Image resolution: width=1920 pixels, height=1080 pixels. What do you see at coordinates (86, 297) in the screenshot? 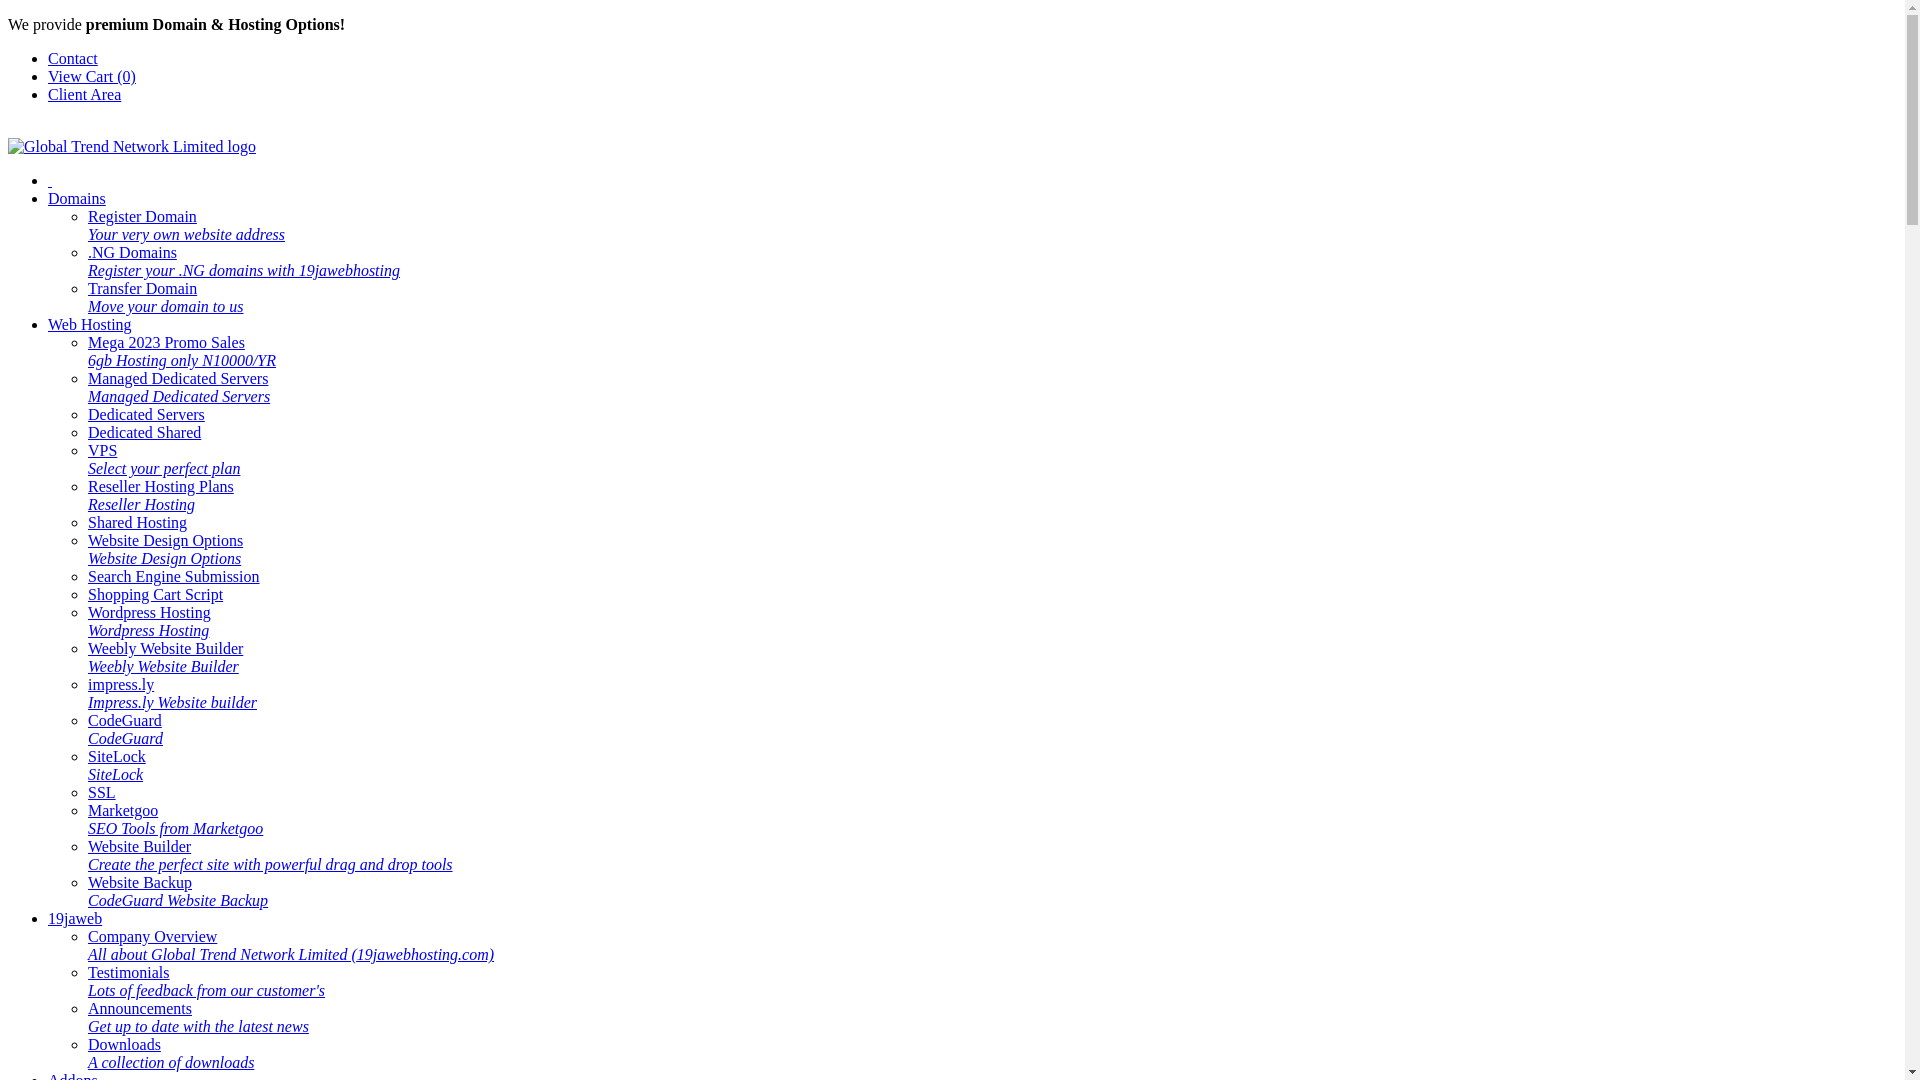
I see `'Transfer Domain` at bounding box center [86, 297].